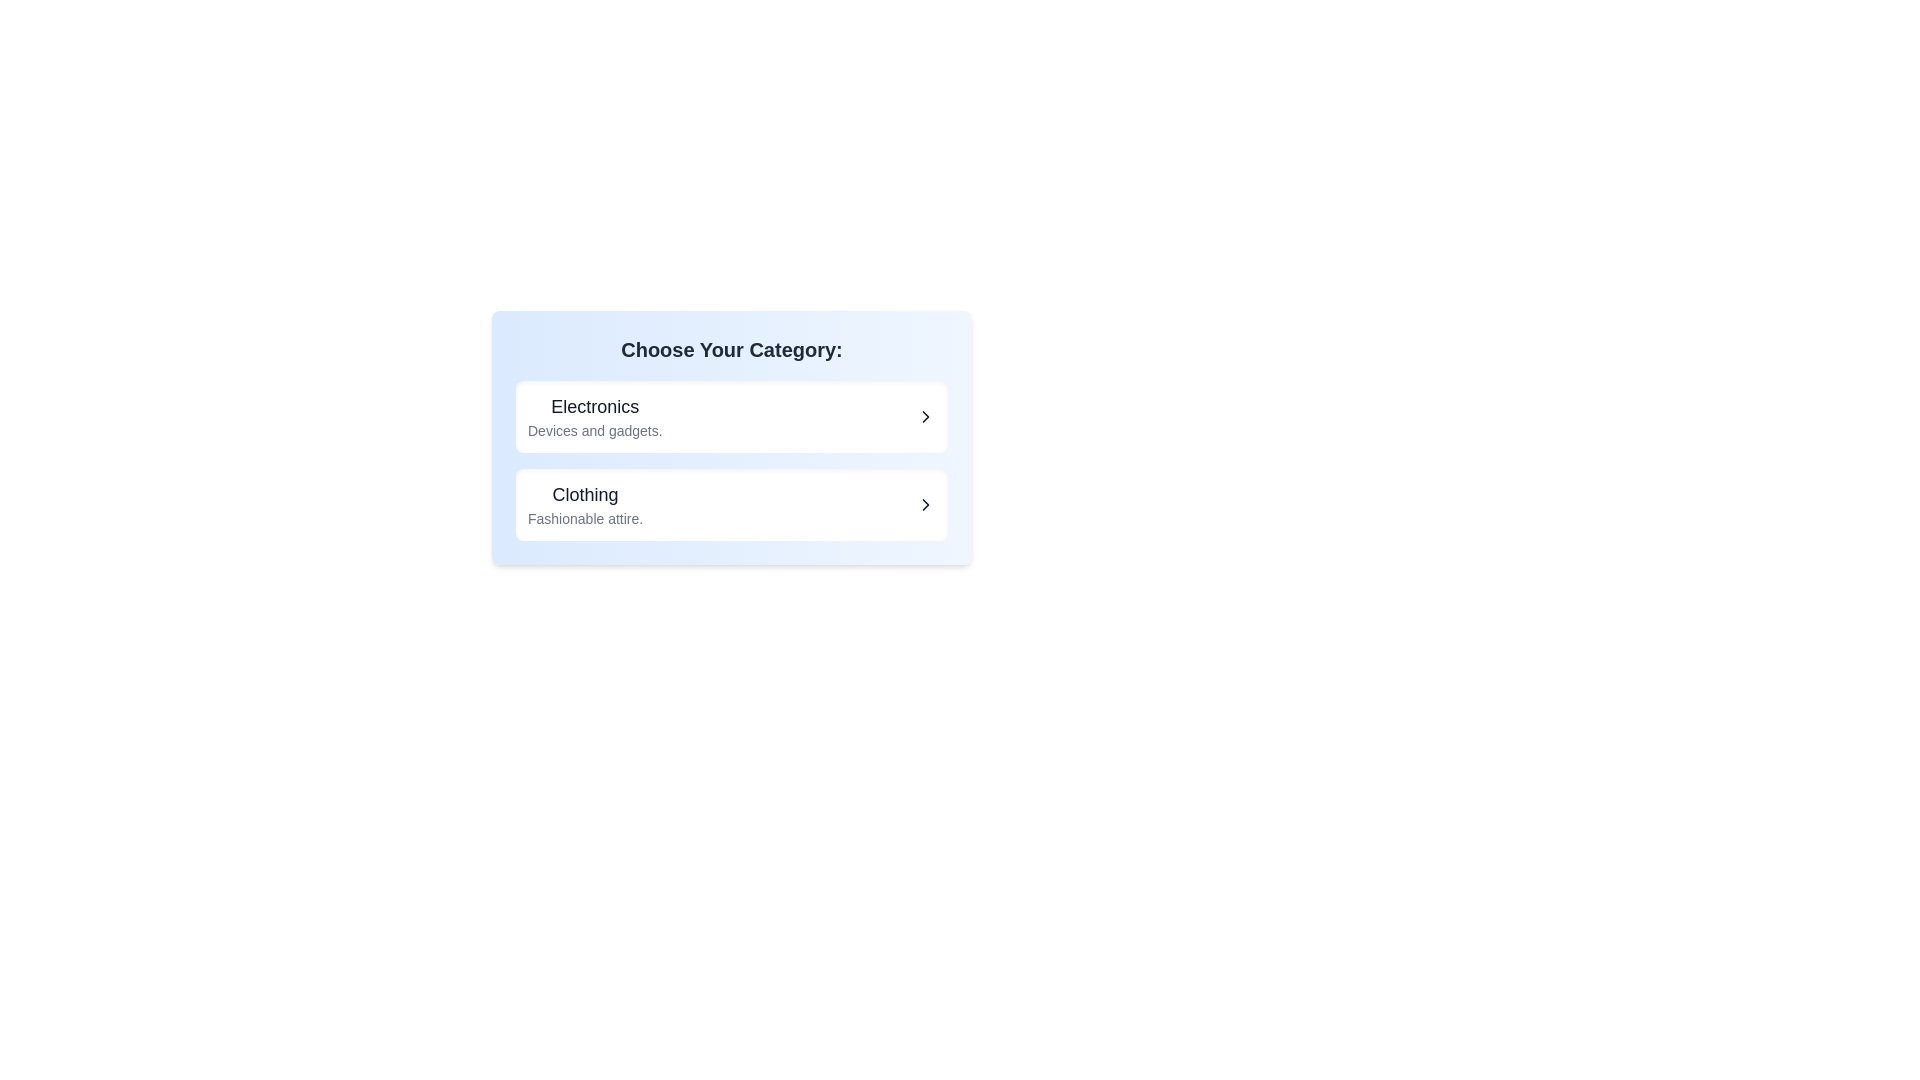 The width and height of the screenshot is (1920, 1080). What do you see at coordinates (584, 518) in the screenshot?
I see `the descriptive text element providing additional information about the 'Clothing' category, located towards the lower middle area of the interface` at bounding box center [584, 518].